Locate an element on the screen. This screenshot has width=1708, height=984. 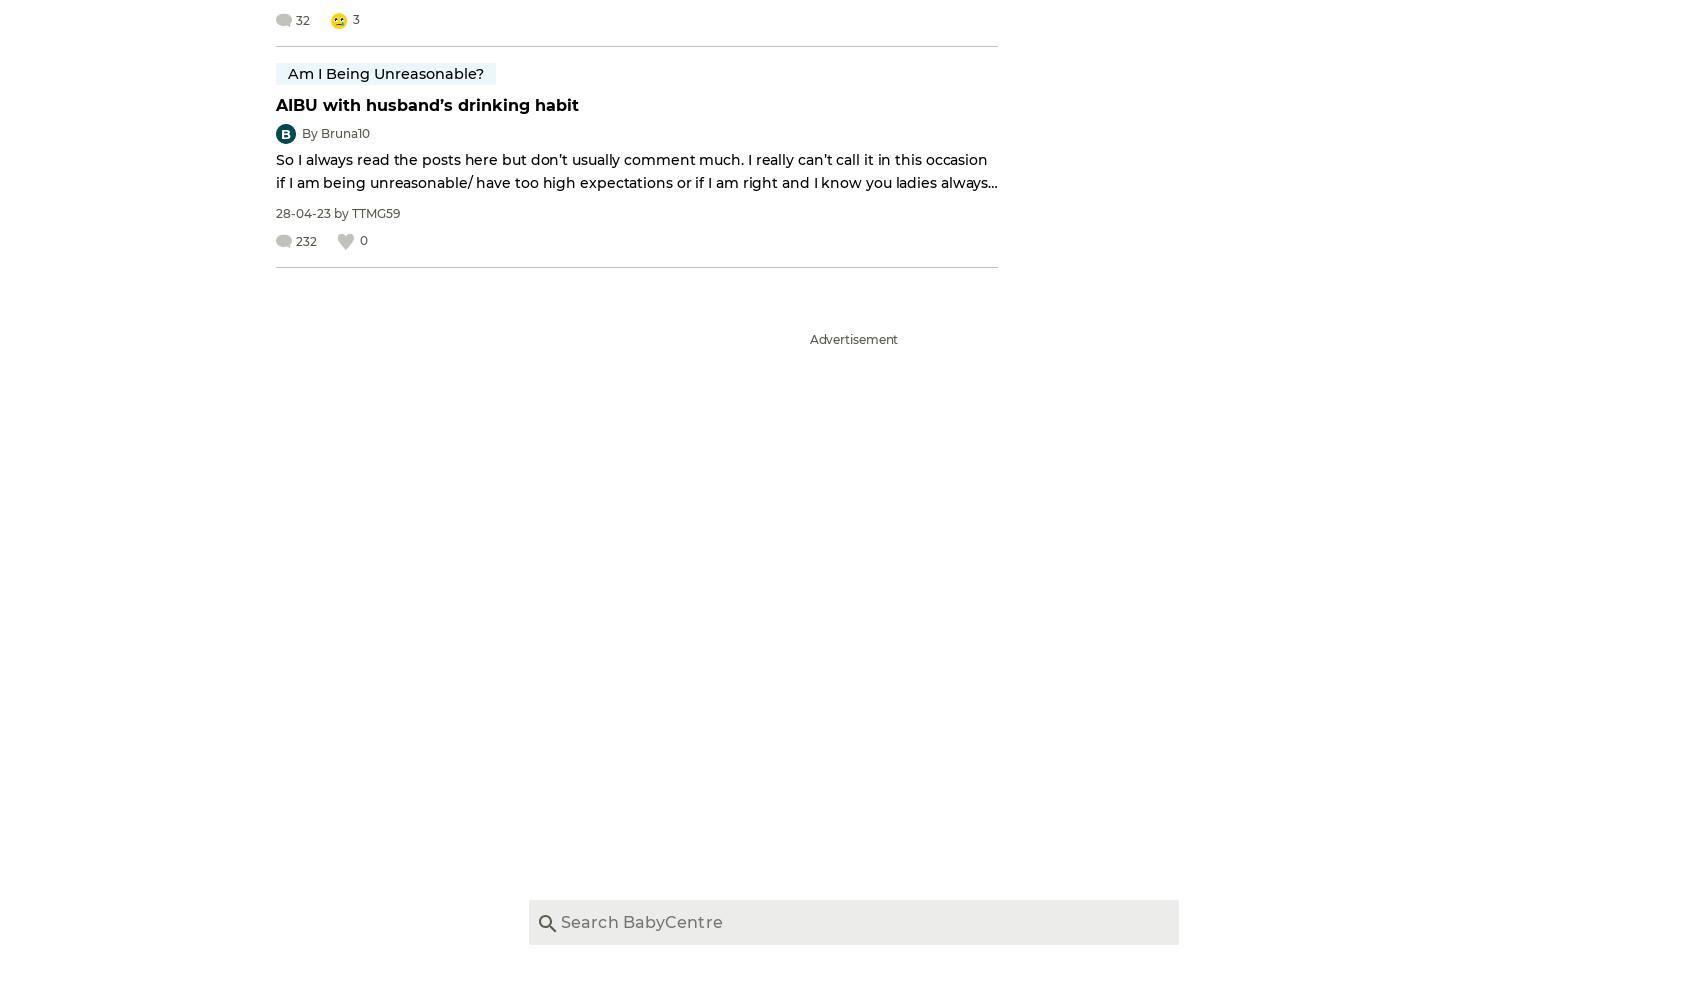
'Am I Being Unreasonable?' is located at coordinates (386, 72).